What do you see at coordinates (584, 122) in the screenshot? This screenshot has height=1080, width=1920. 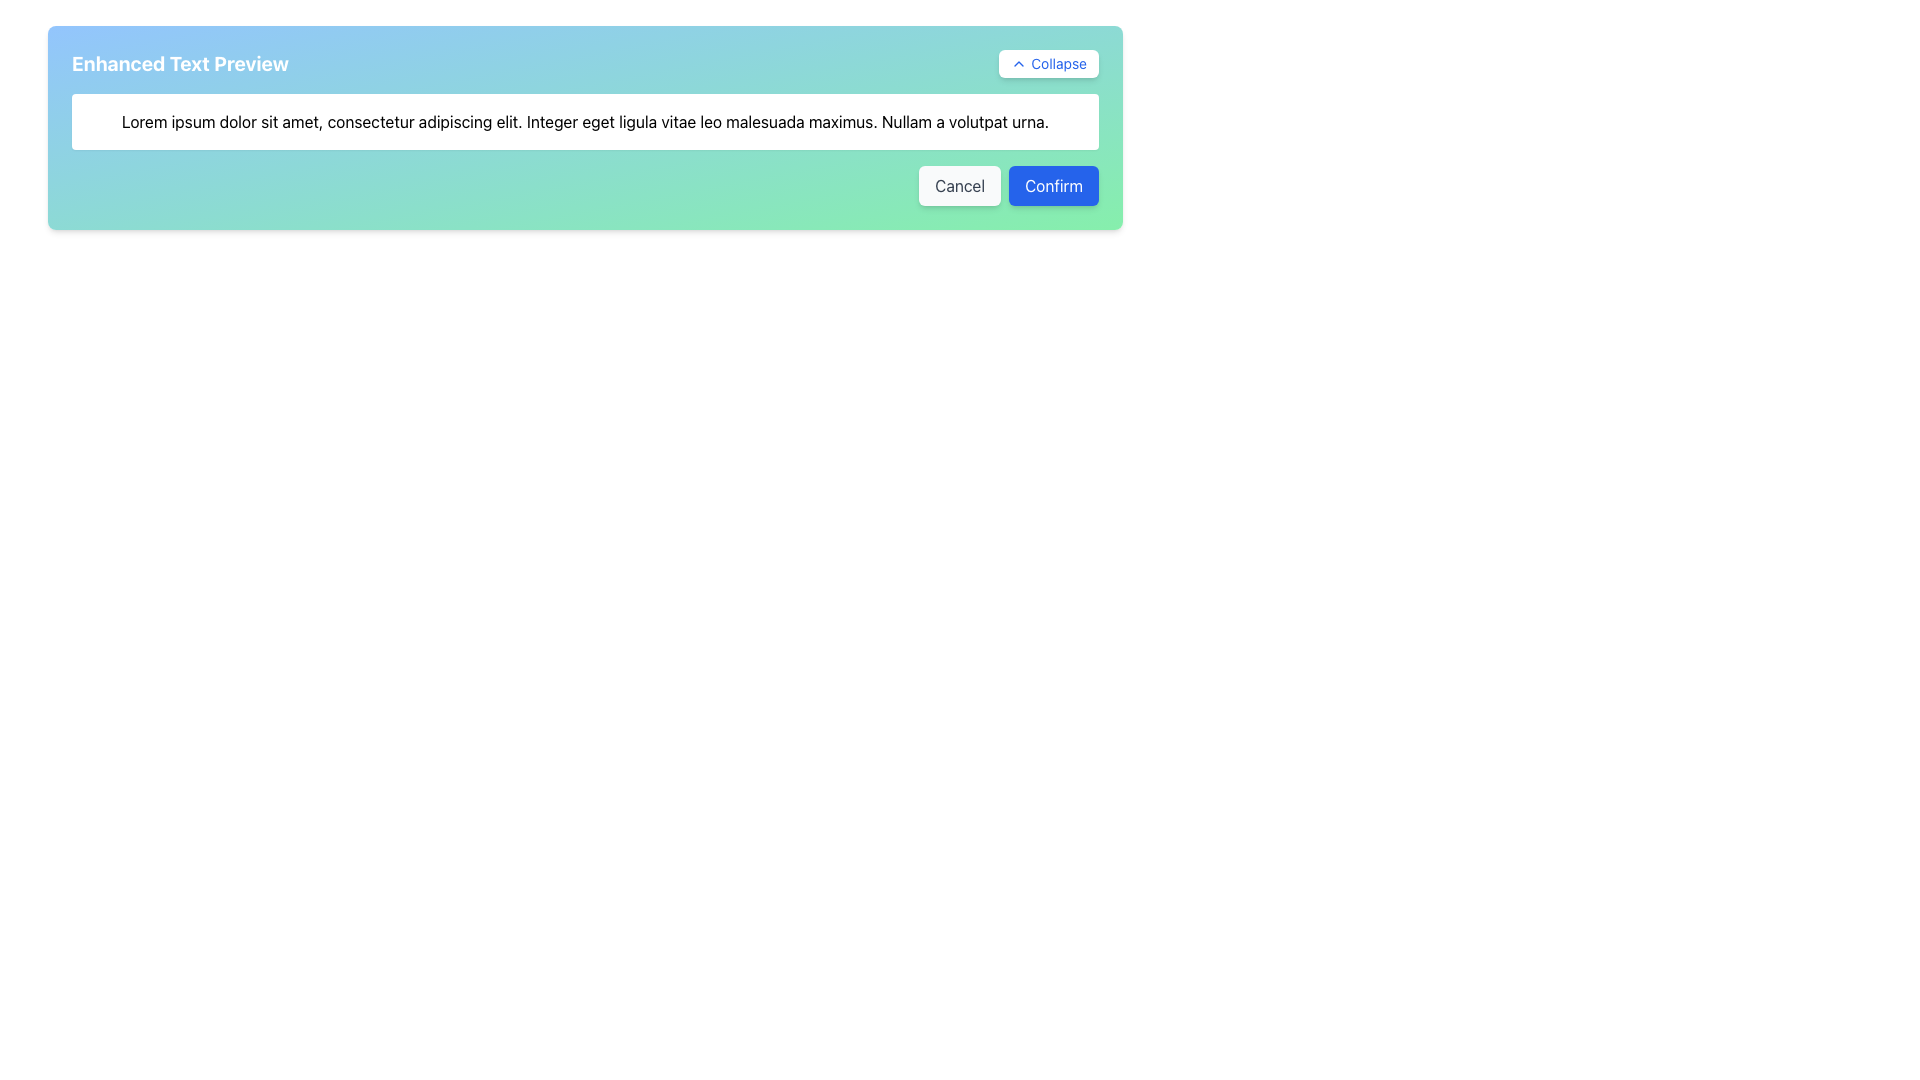 I see `text displayed in the Text Display element located beneath the 'Enhanced Text Preview' section and above the 'Cancel' and 'Confirm' buttons` at bounding box center [584, 122].